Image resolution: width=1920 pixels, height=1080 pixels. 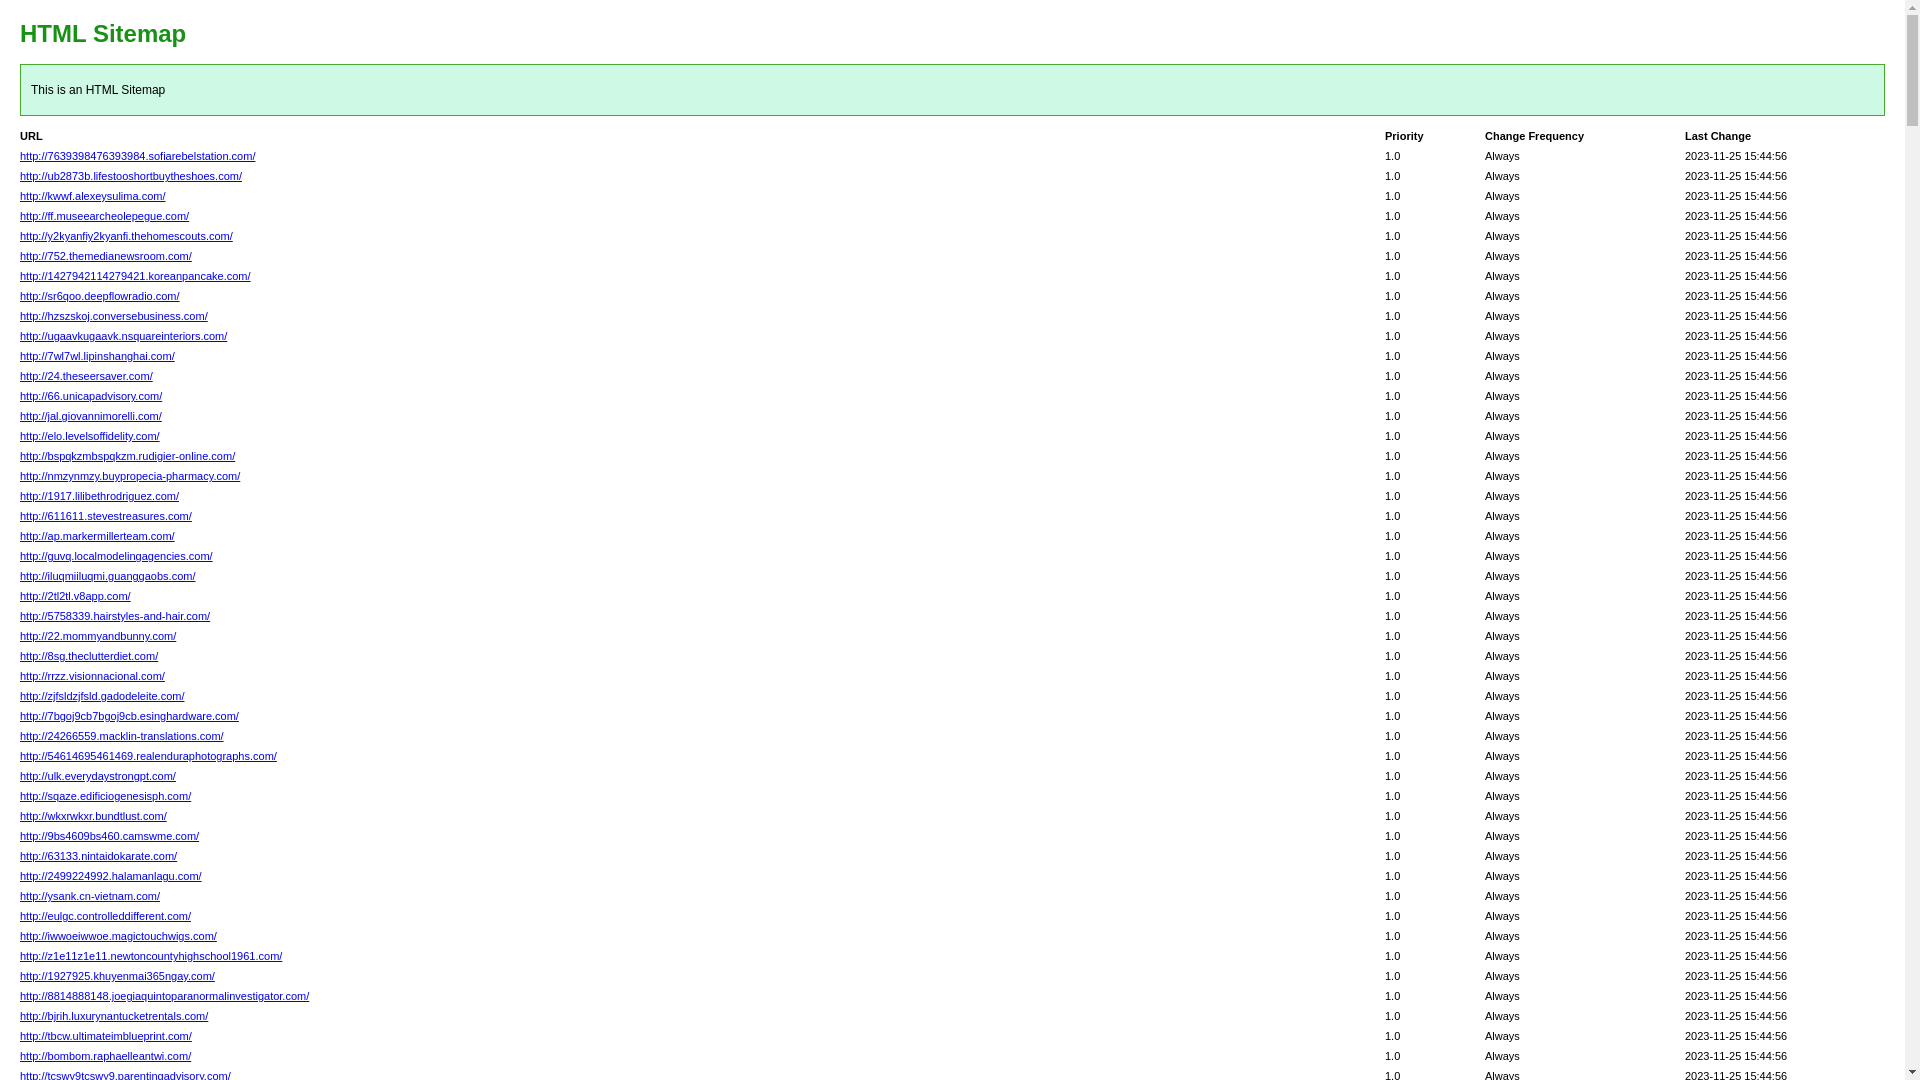 What do you see at coordinates (122, 334) in the screenshot?
I see `'http://ugaavkugaavk.nsquareinteriors.com/'` at bounding box center [122, 334].